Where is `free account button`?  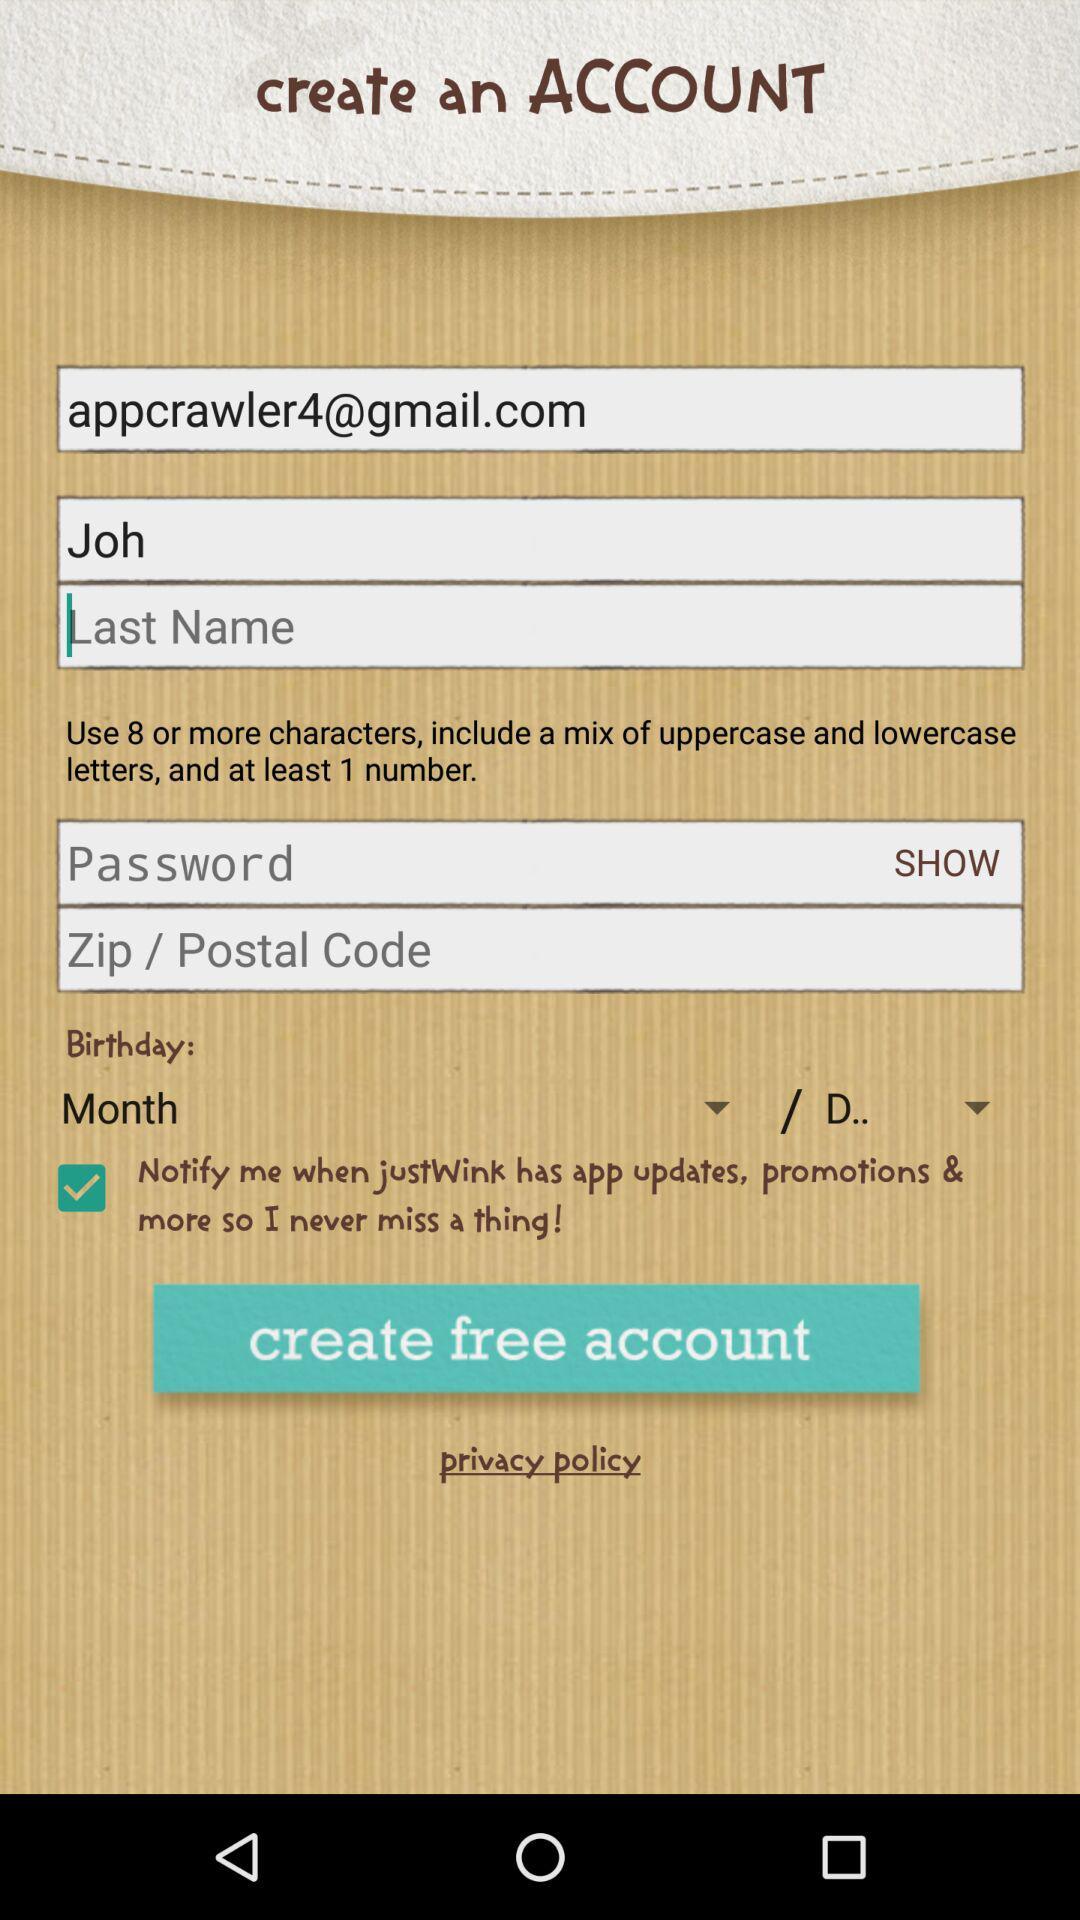 free account button is located at coordinates (540, 1352).